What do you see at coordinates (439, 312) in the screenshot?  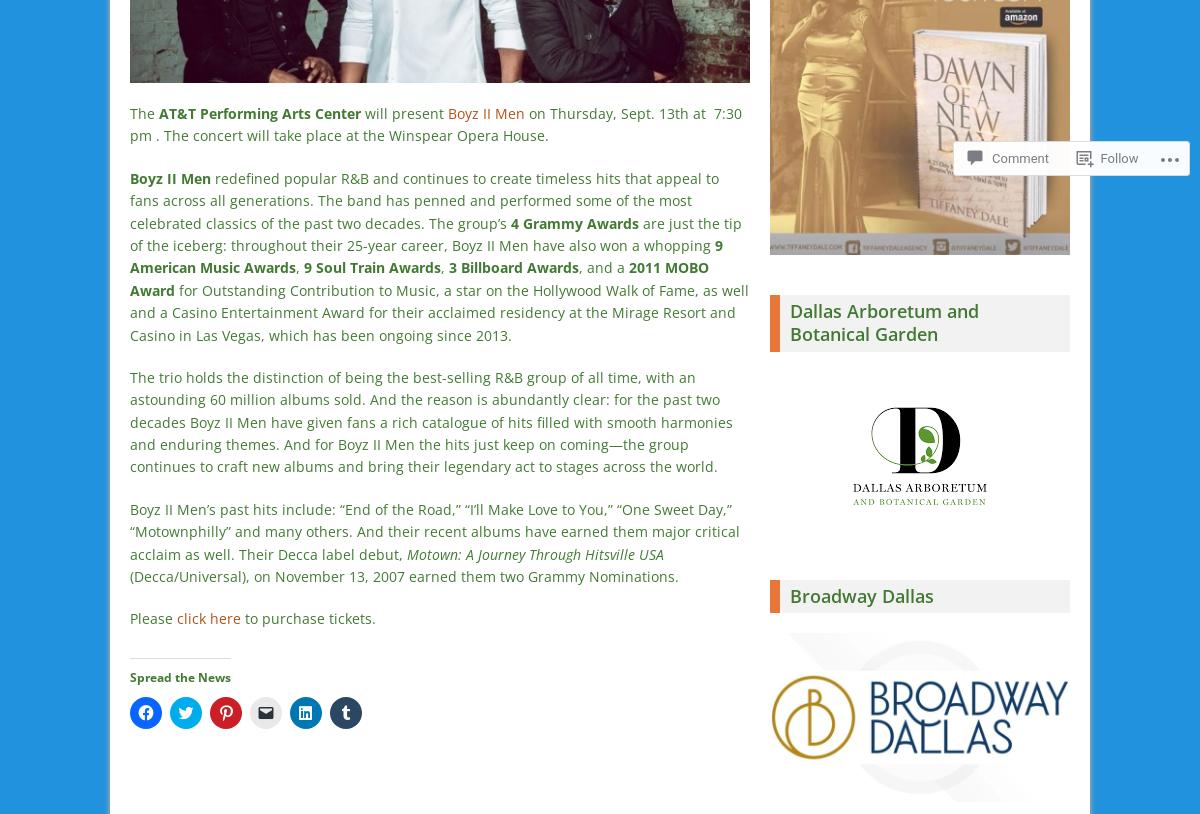 I see `'for Outstanding Contribution to Music, a star on the Hollywood Walk of Fame, as well and a Casino Entertainment Award for their acclaimed residency at the Mirage Resort and Casino in Las Vegas, which has been ongoing since 2013.'` at bounding box center [439, 312].